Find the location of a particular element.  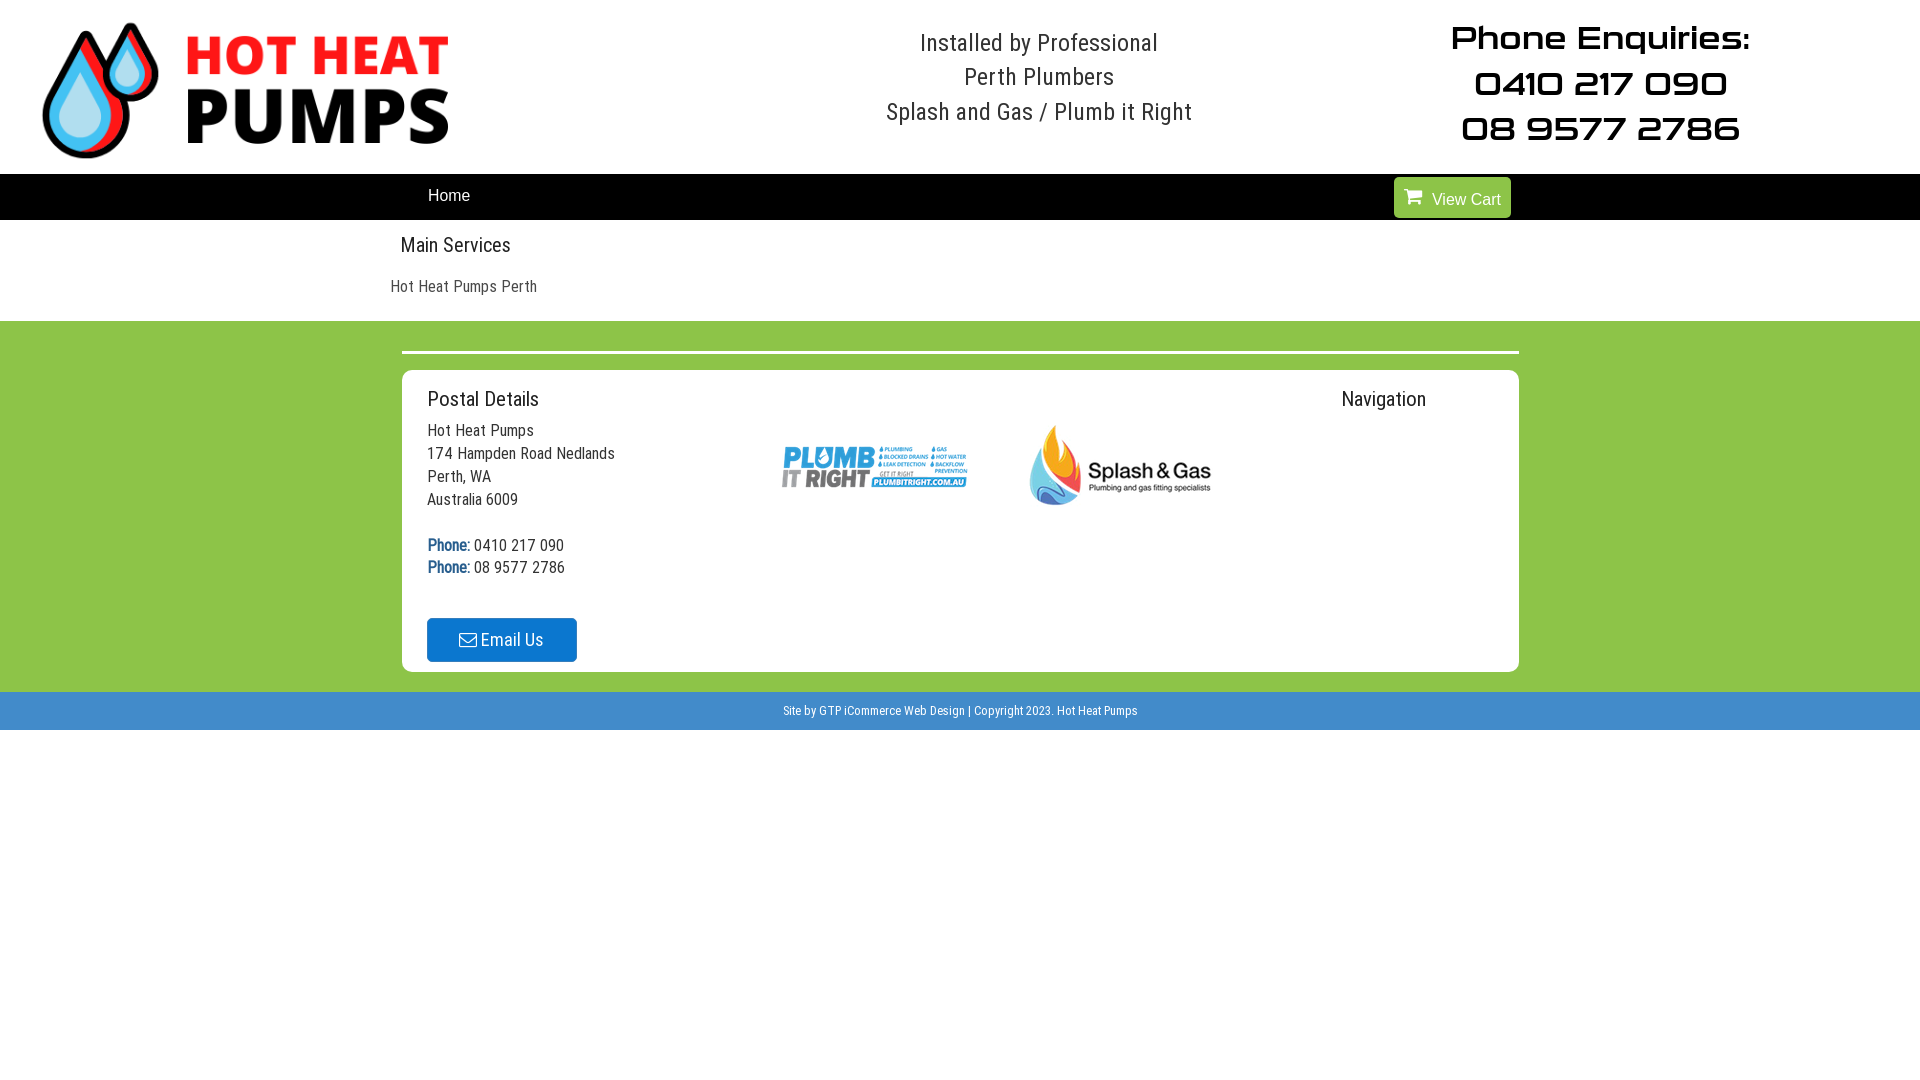

'Splash and Gas' is located at coordinates (1118, 462).